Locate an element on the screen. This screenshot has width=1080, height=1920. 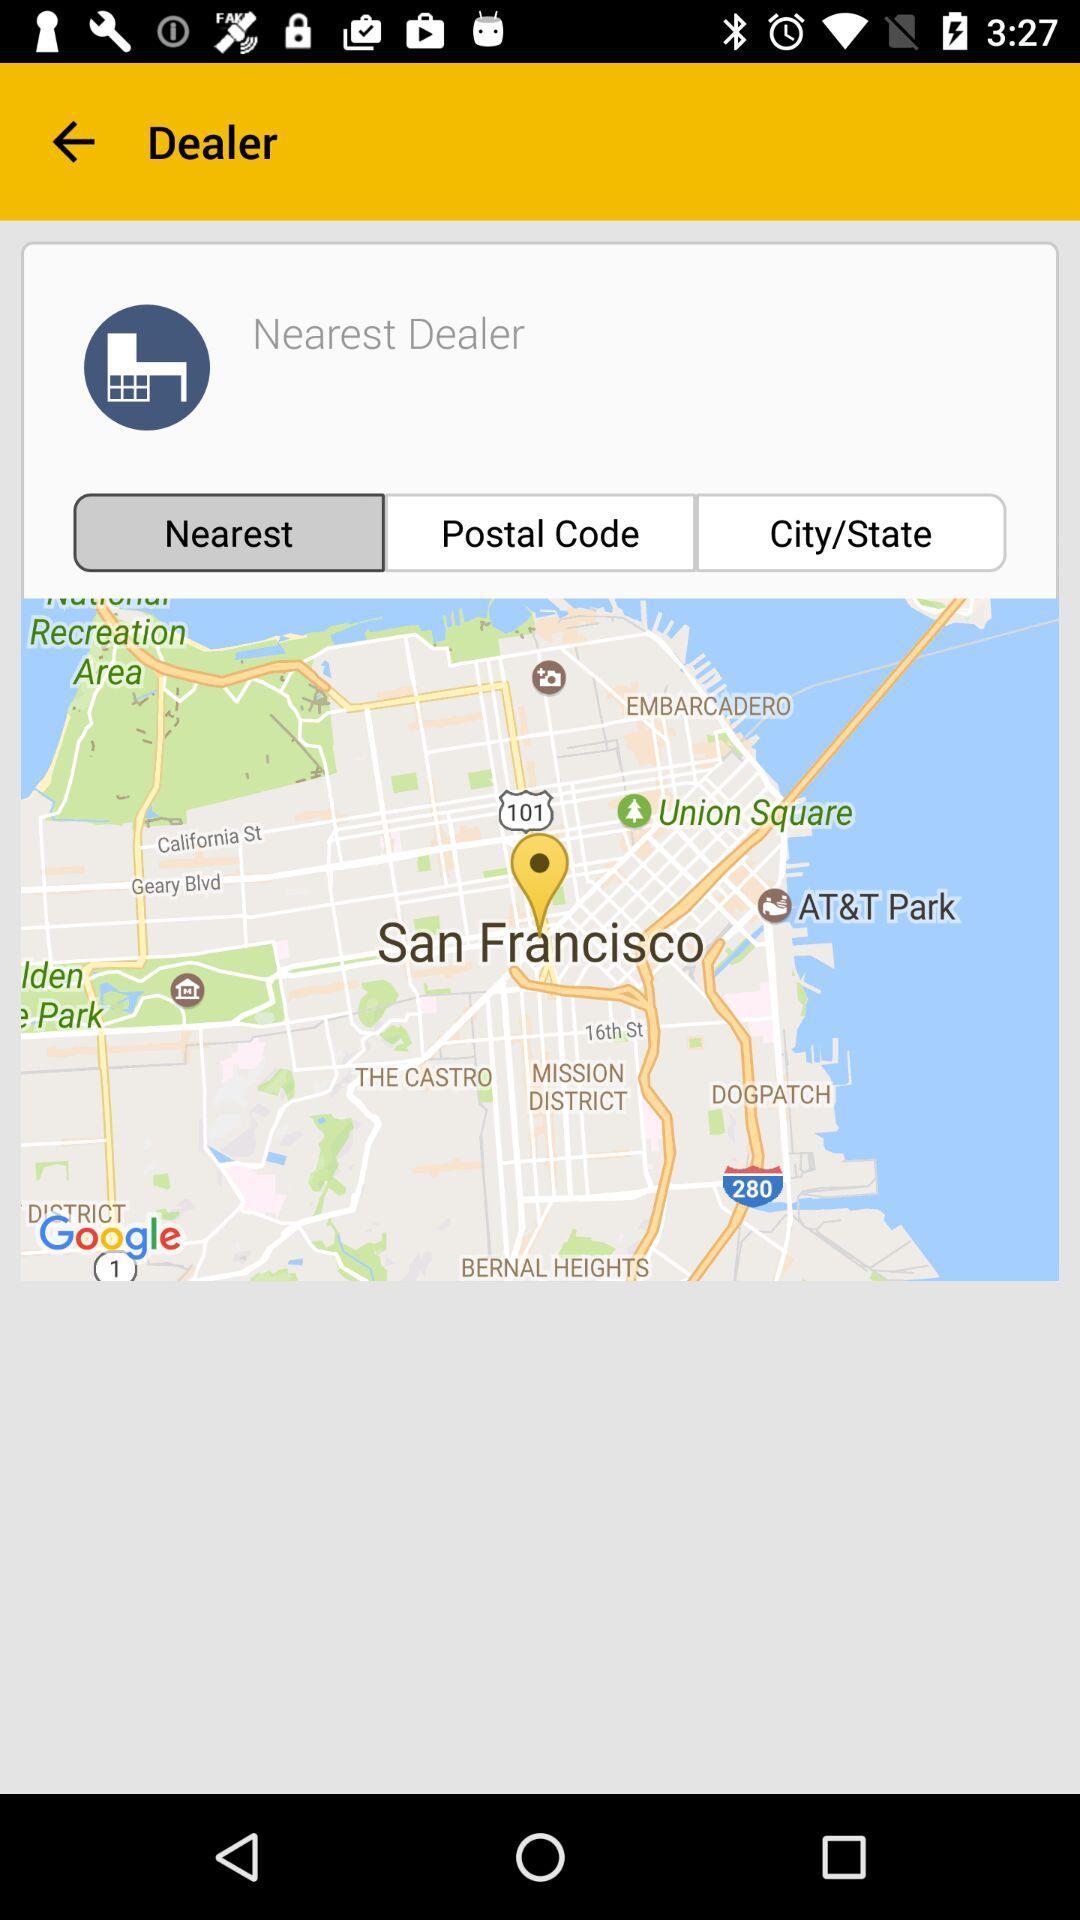
icon to the left of city/state icon is located at coordinates (540, 532).